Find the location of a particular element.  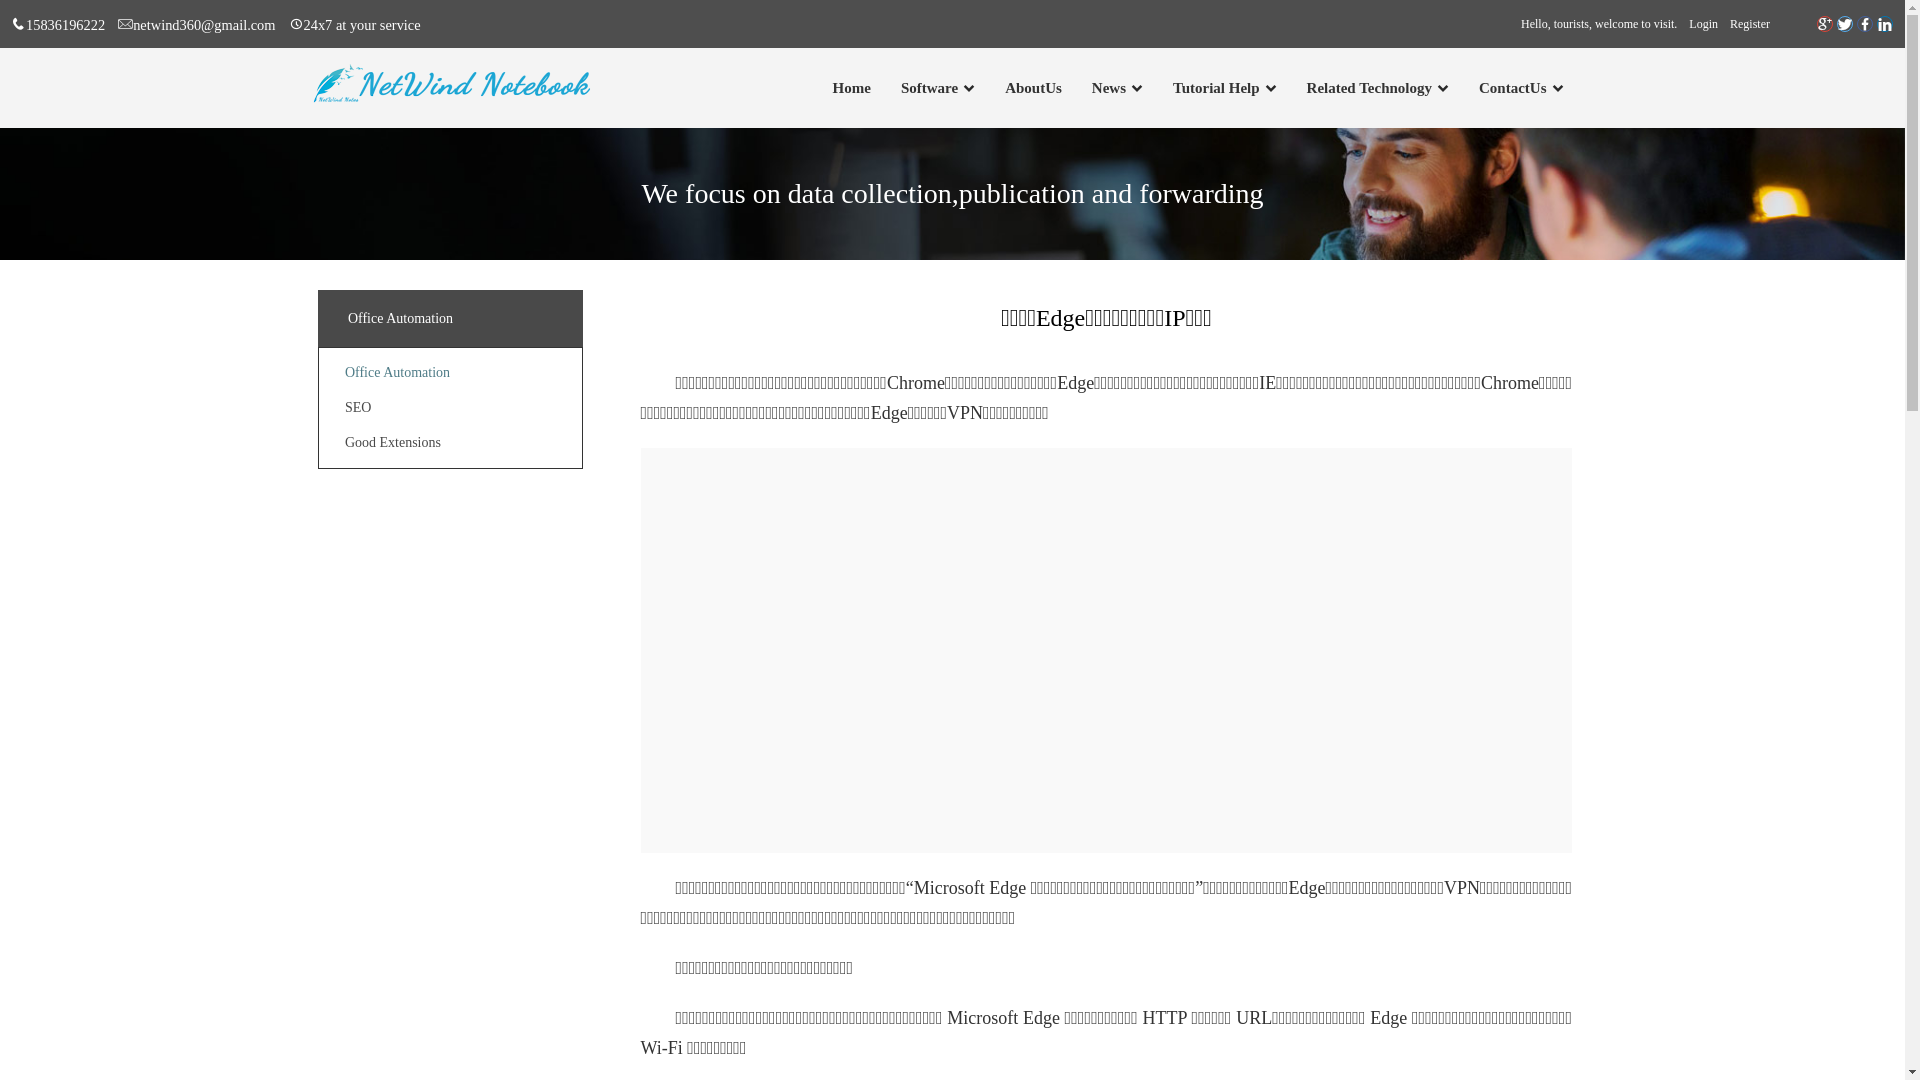

'AboutUs' is located at coordinates (1033, 87).